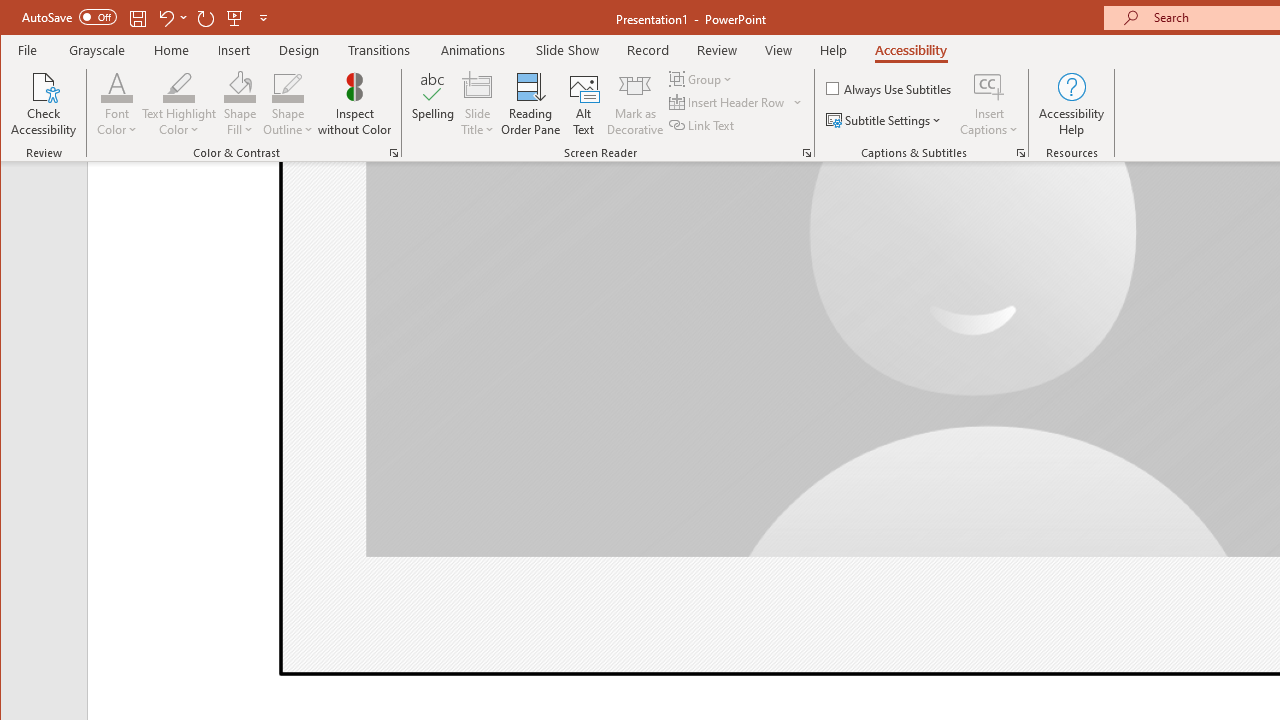  I want to click on 'Captions & Subtitles', so click(1020, 152).